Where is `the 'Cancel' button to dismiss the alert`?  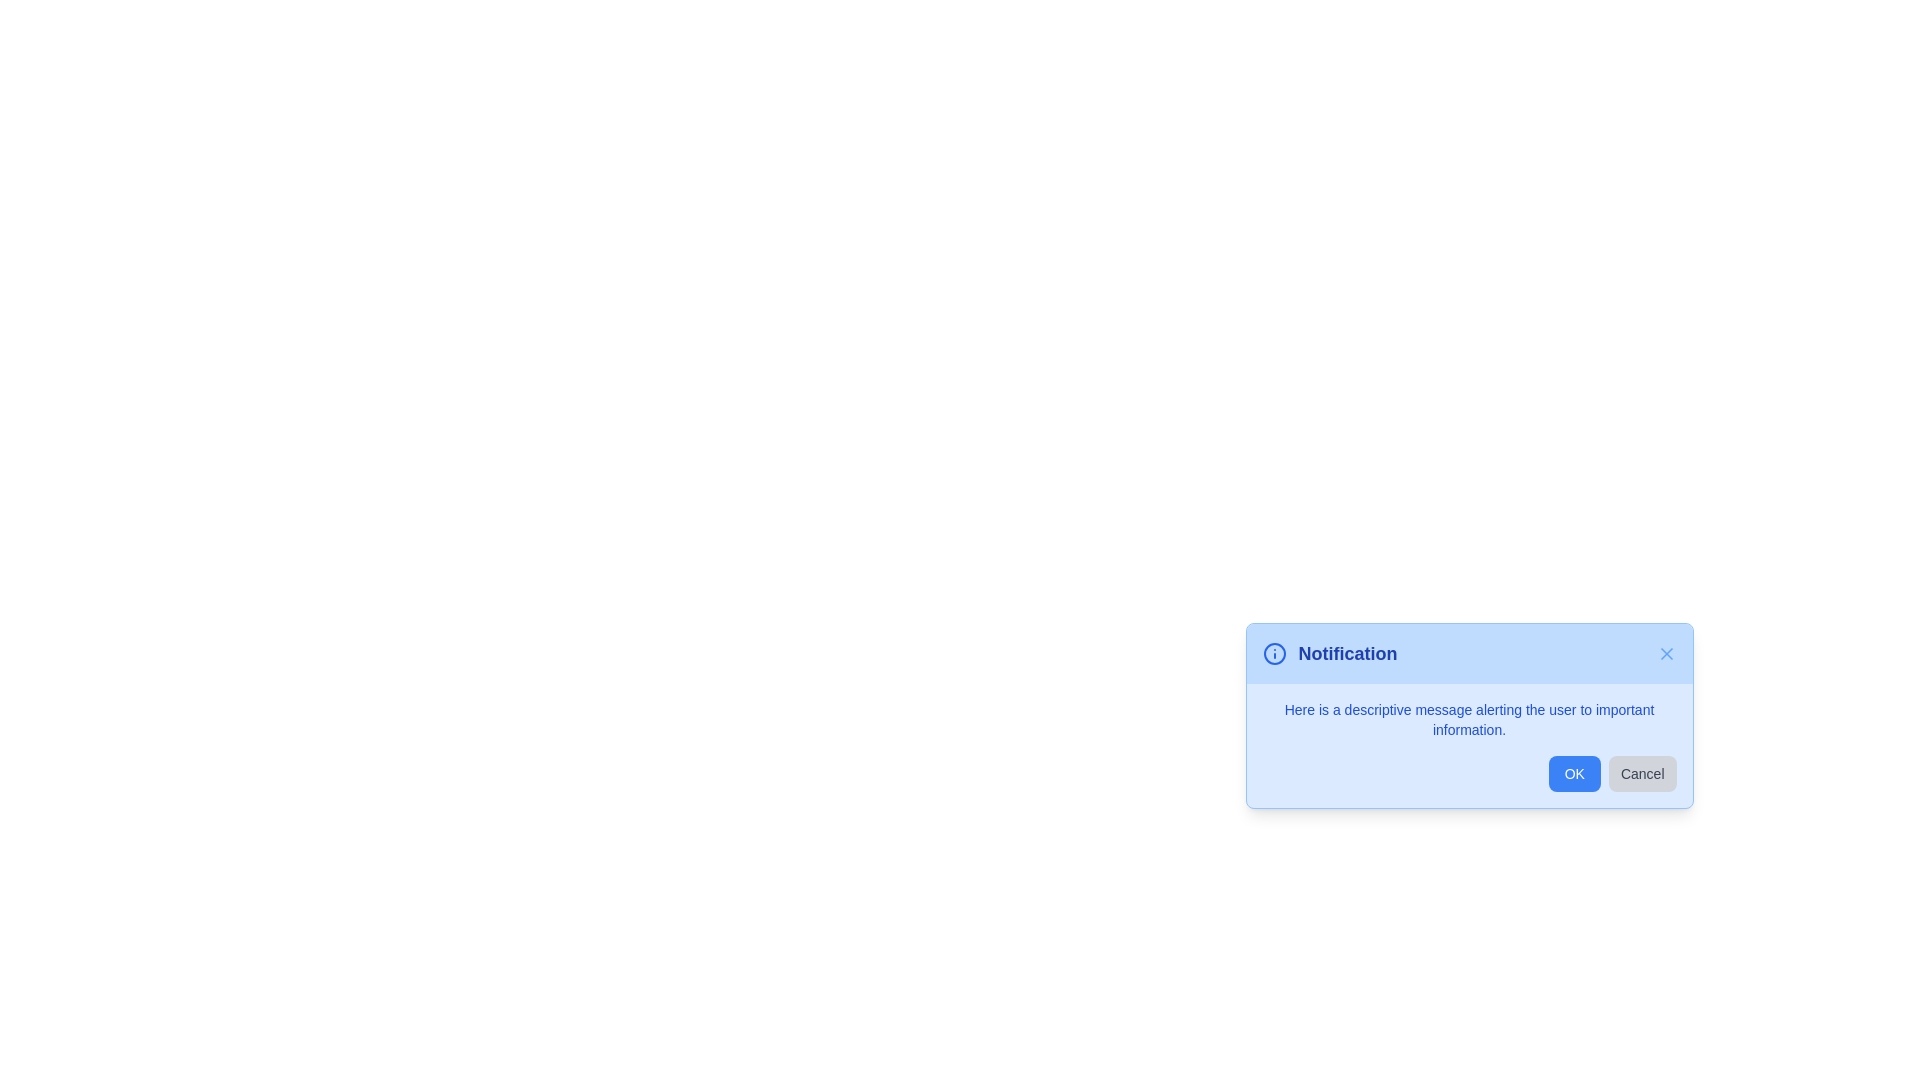
the 'Cancel' button to dismiss the alert is located at coordinates (1642, 773).